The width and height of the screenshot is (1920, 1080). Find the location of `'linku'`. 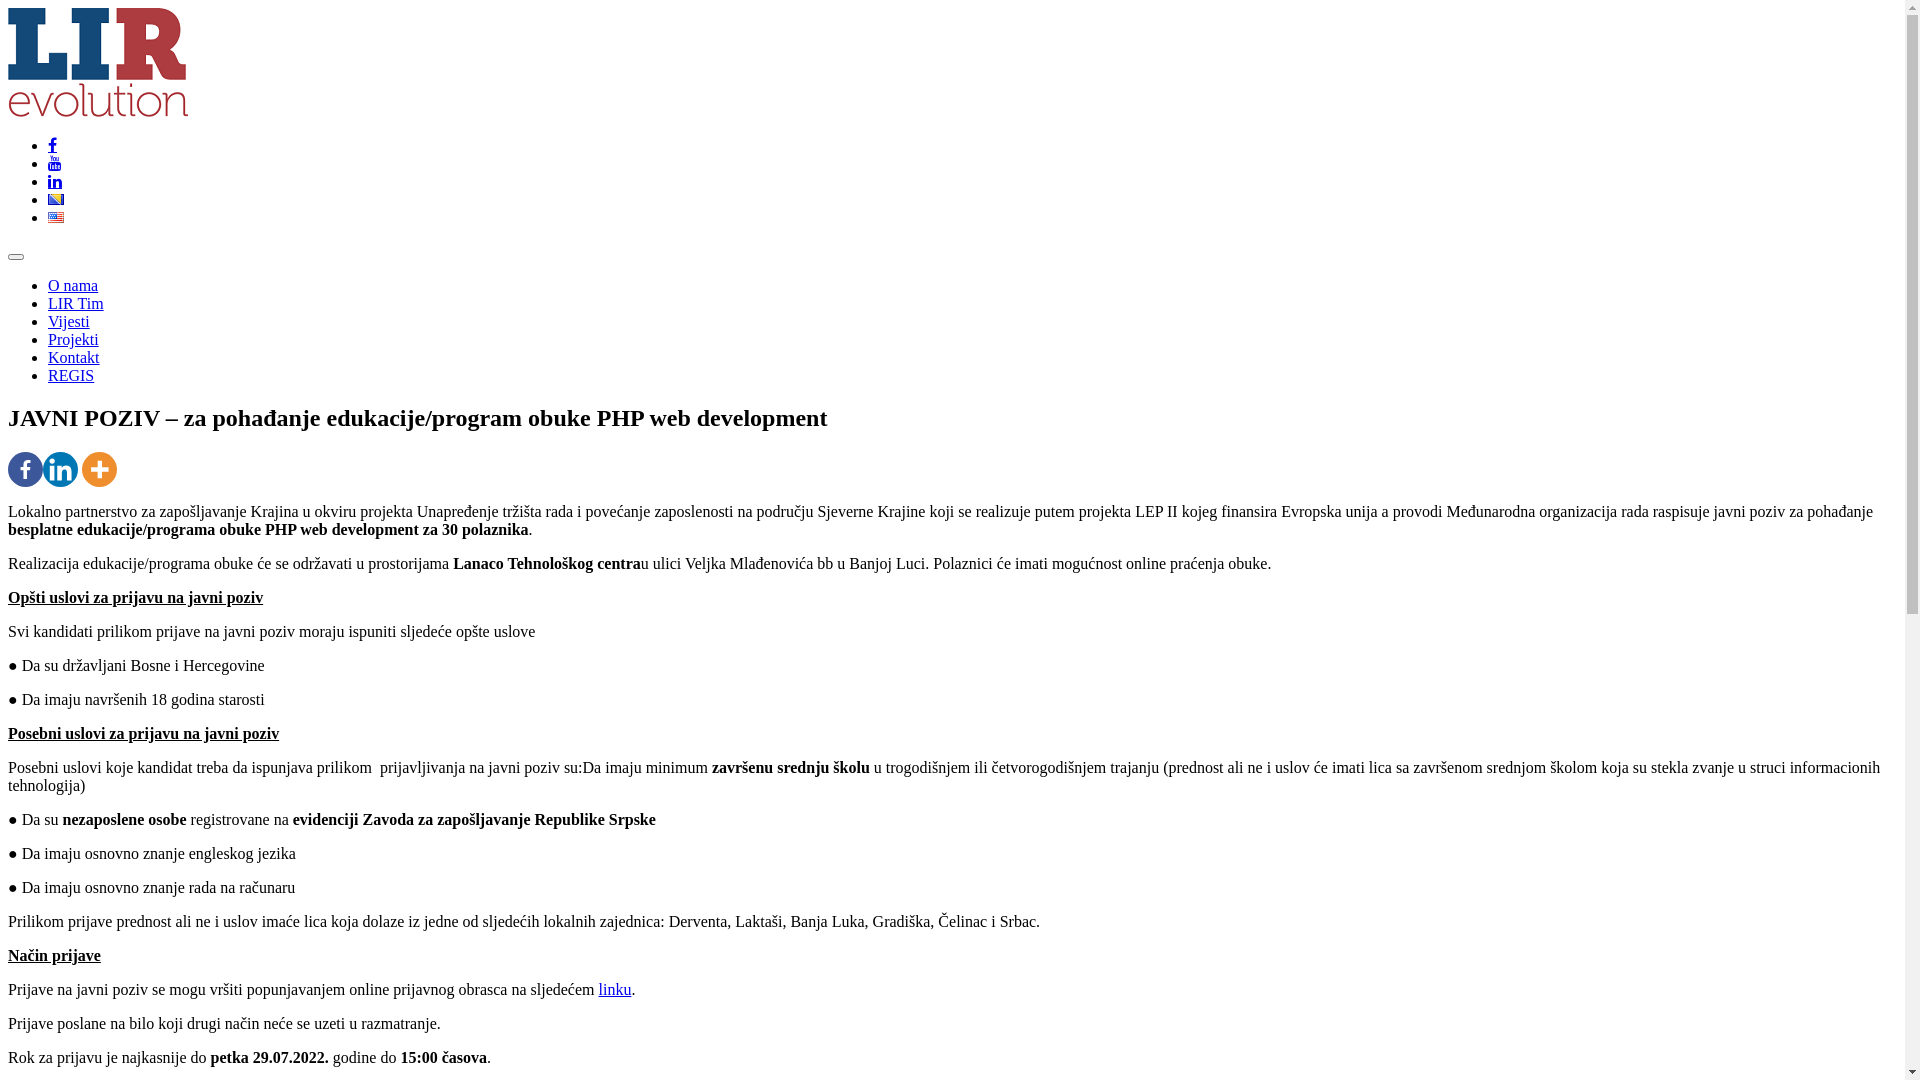

'linku' is located at coordinates (614, 988).